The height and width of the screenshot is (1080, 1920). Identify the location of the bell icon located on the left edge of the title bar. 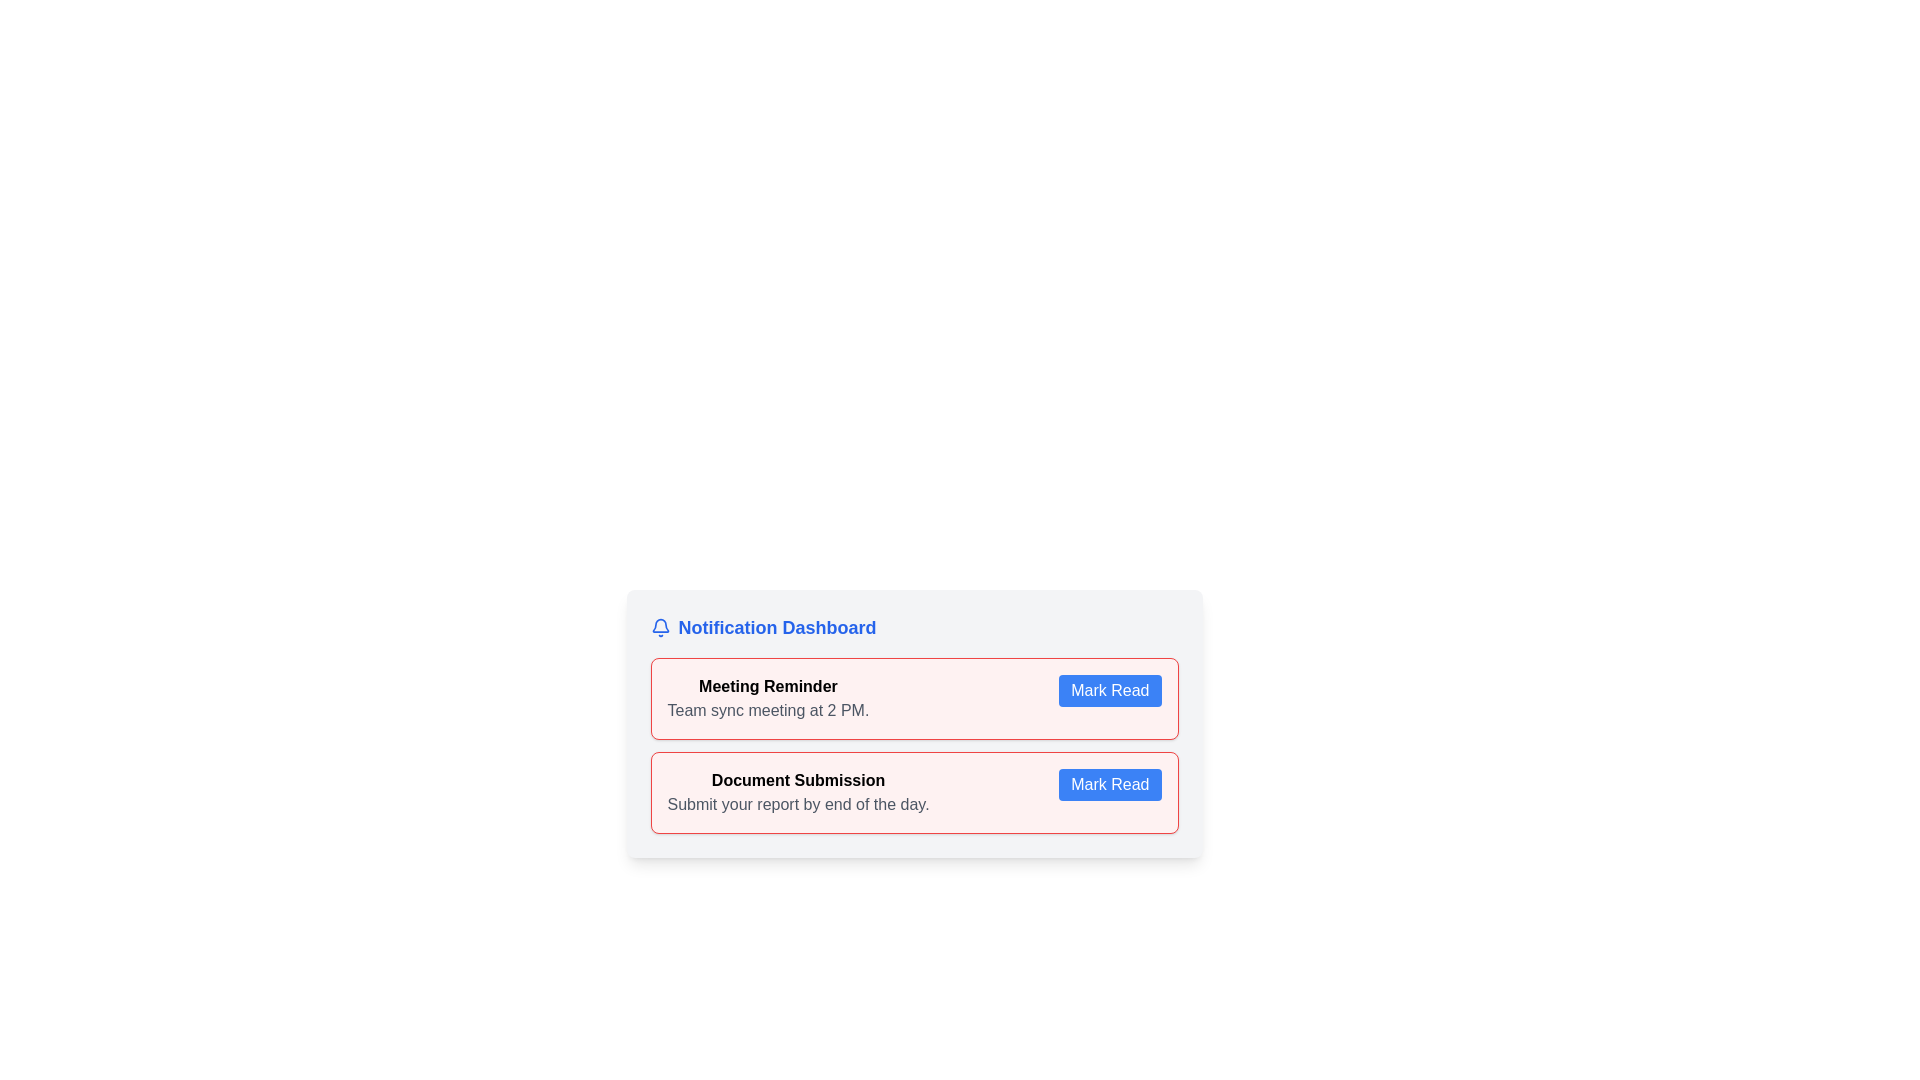
(660, 627).